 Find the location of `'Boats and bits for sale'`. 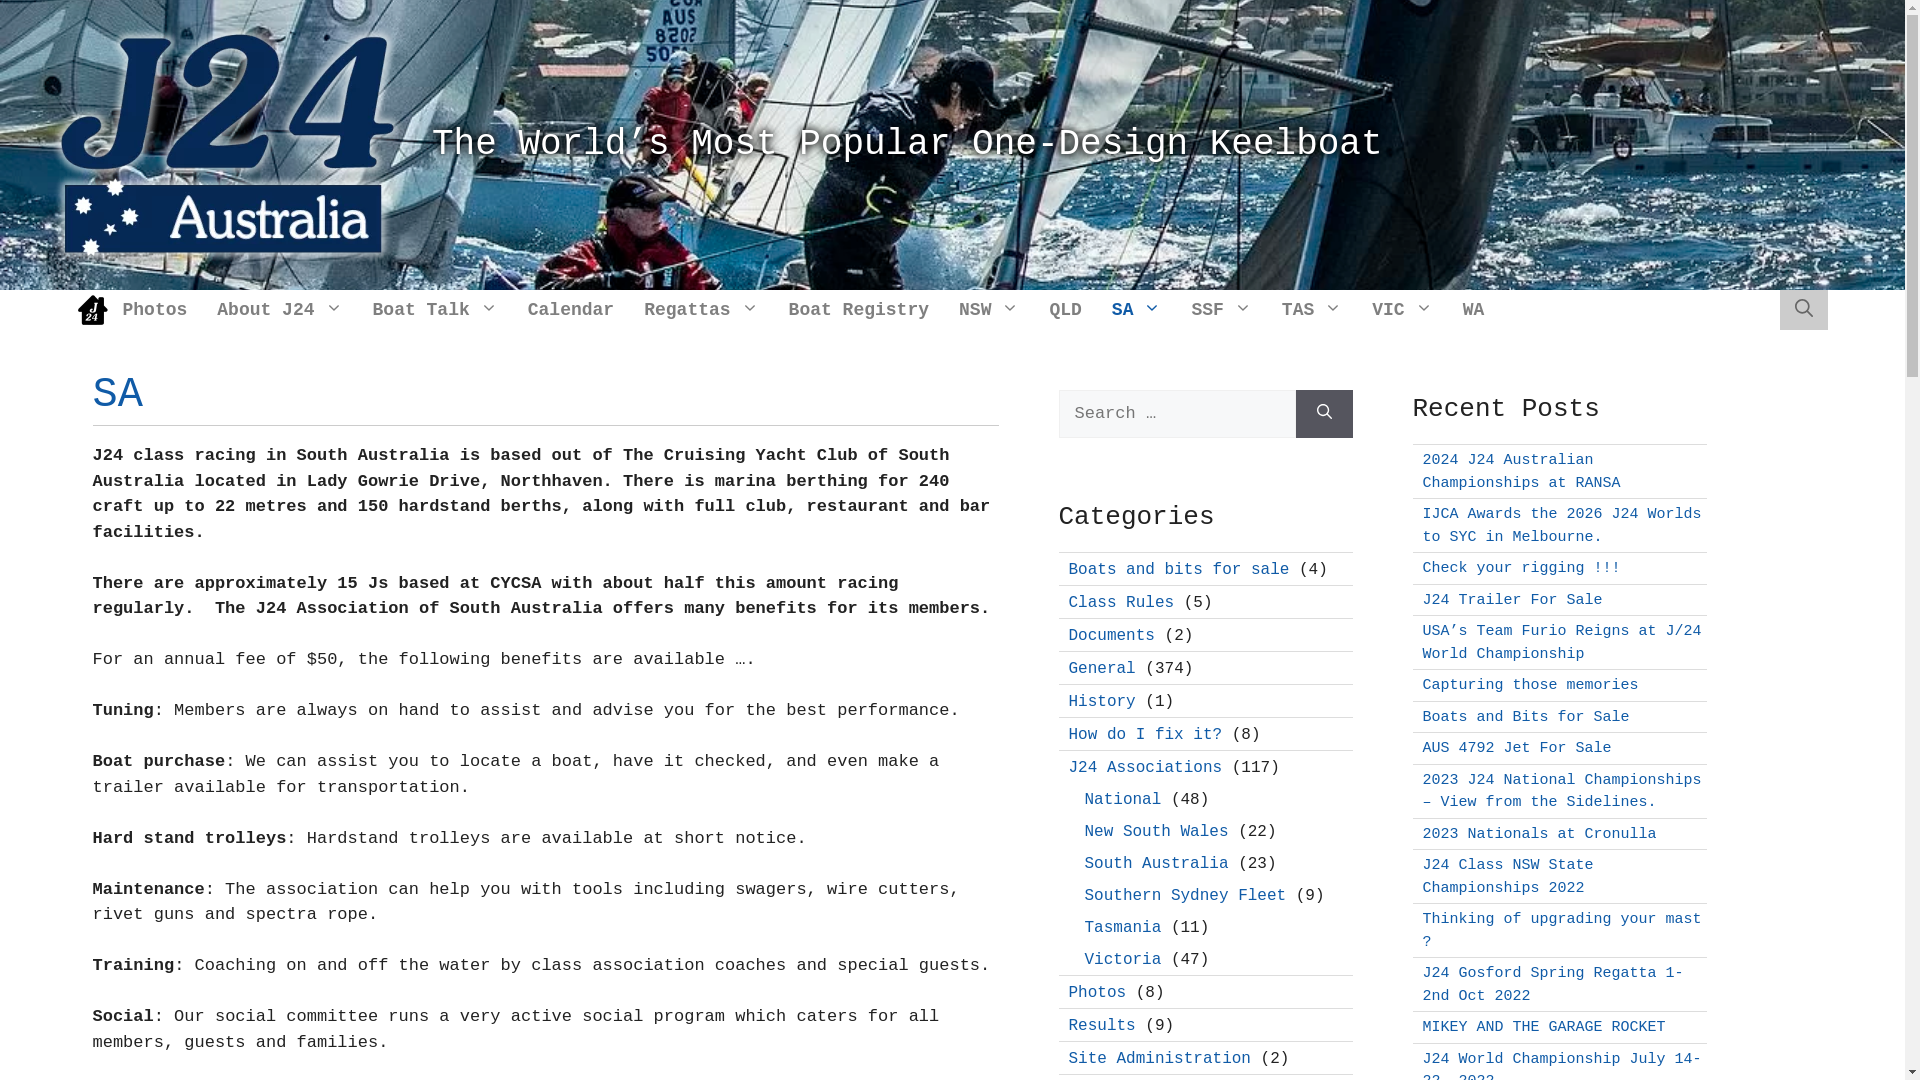

'Boats and bits for sale' is located at coordinates (1067, 569).